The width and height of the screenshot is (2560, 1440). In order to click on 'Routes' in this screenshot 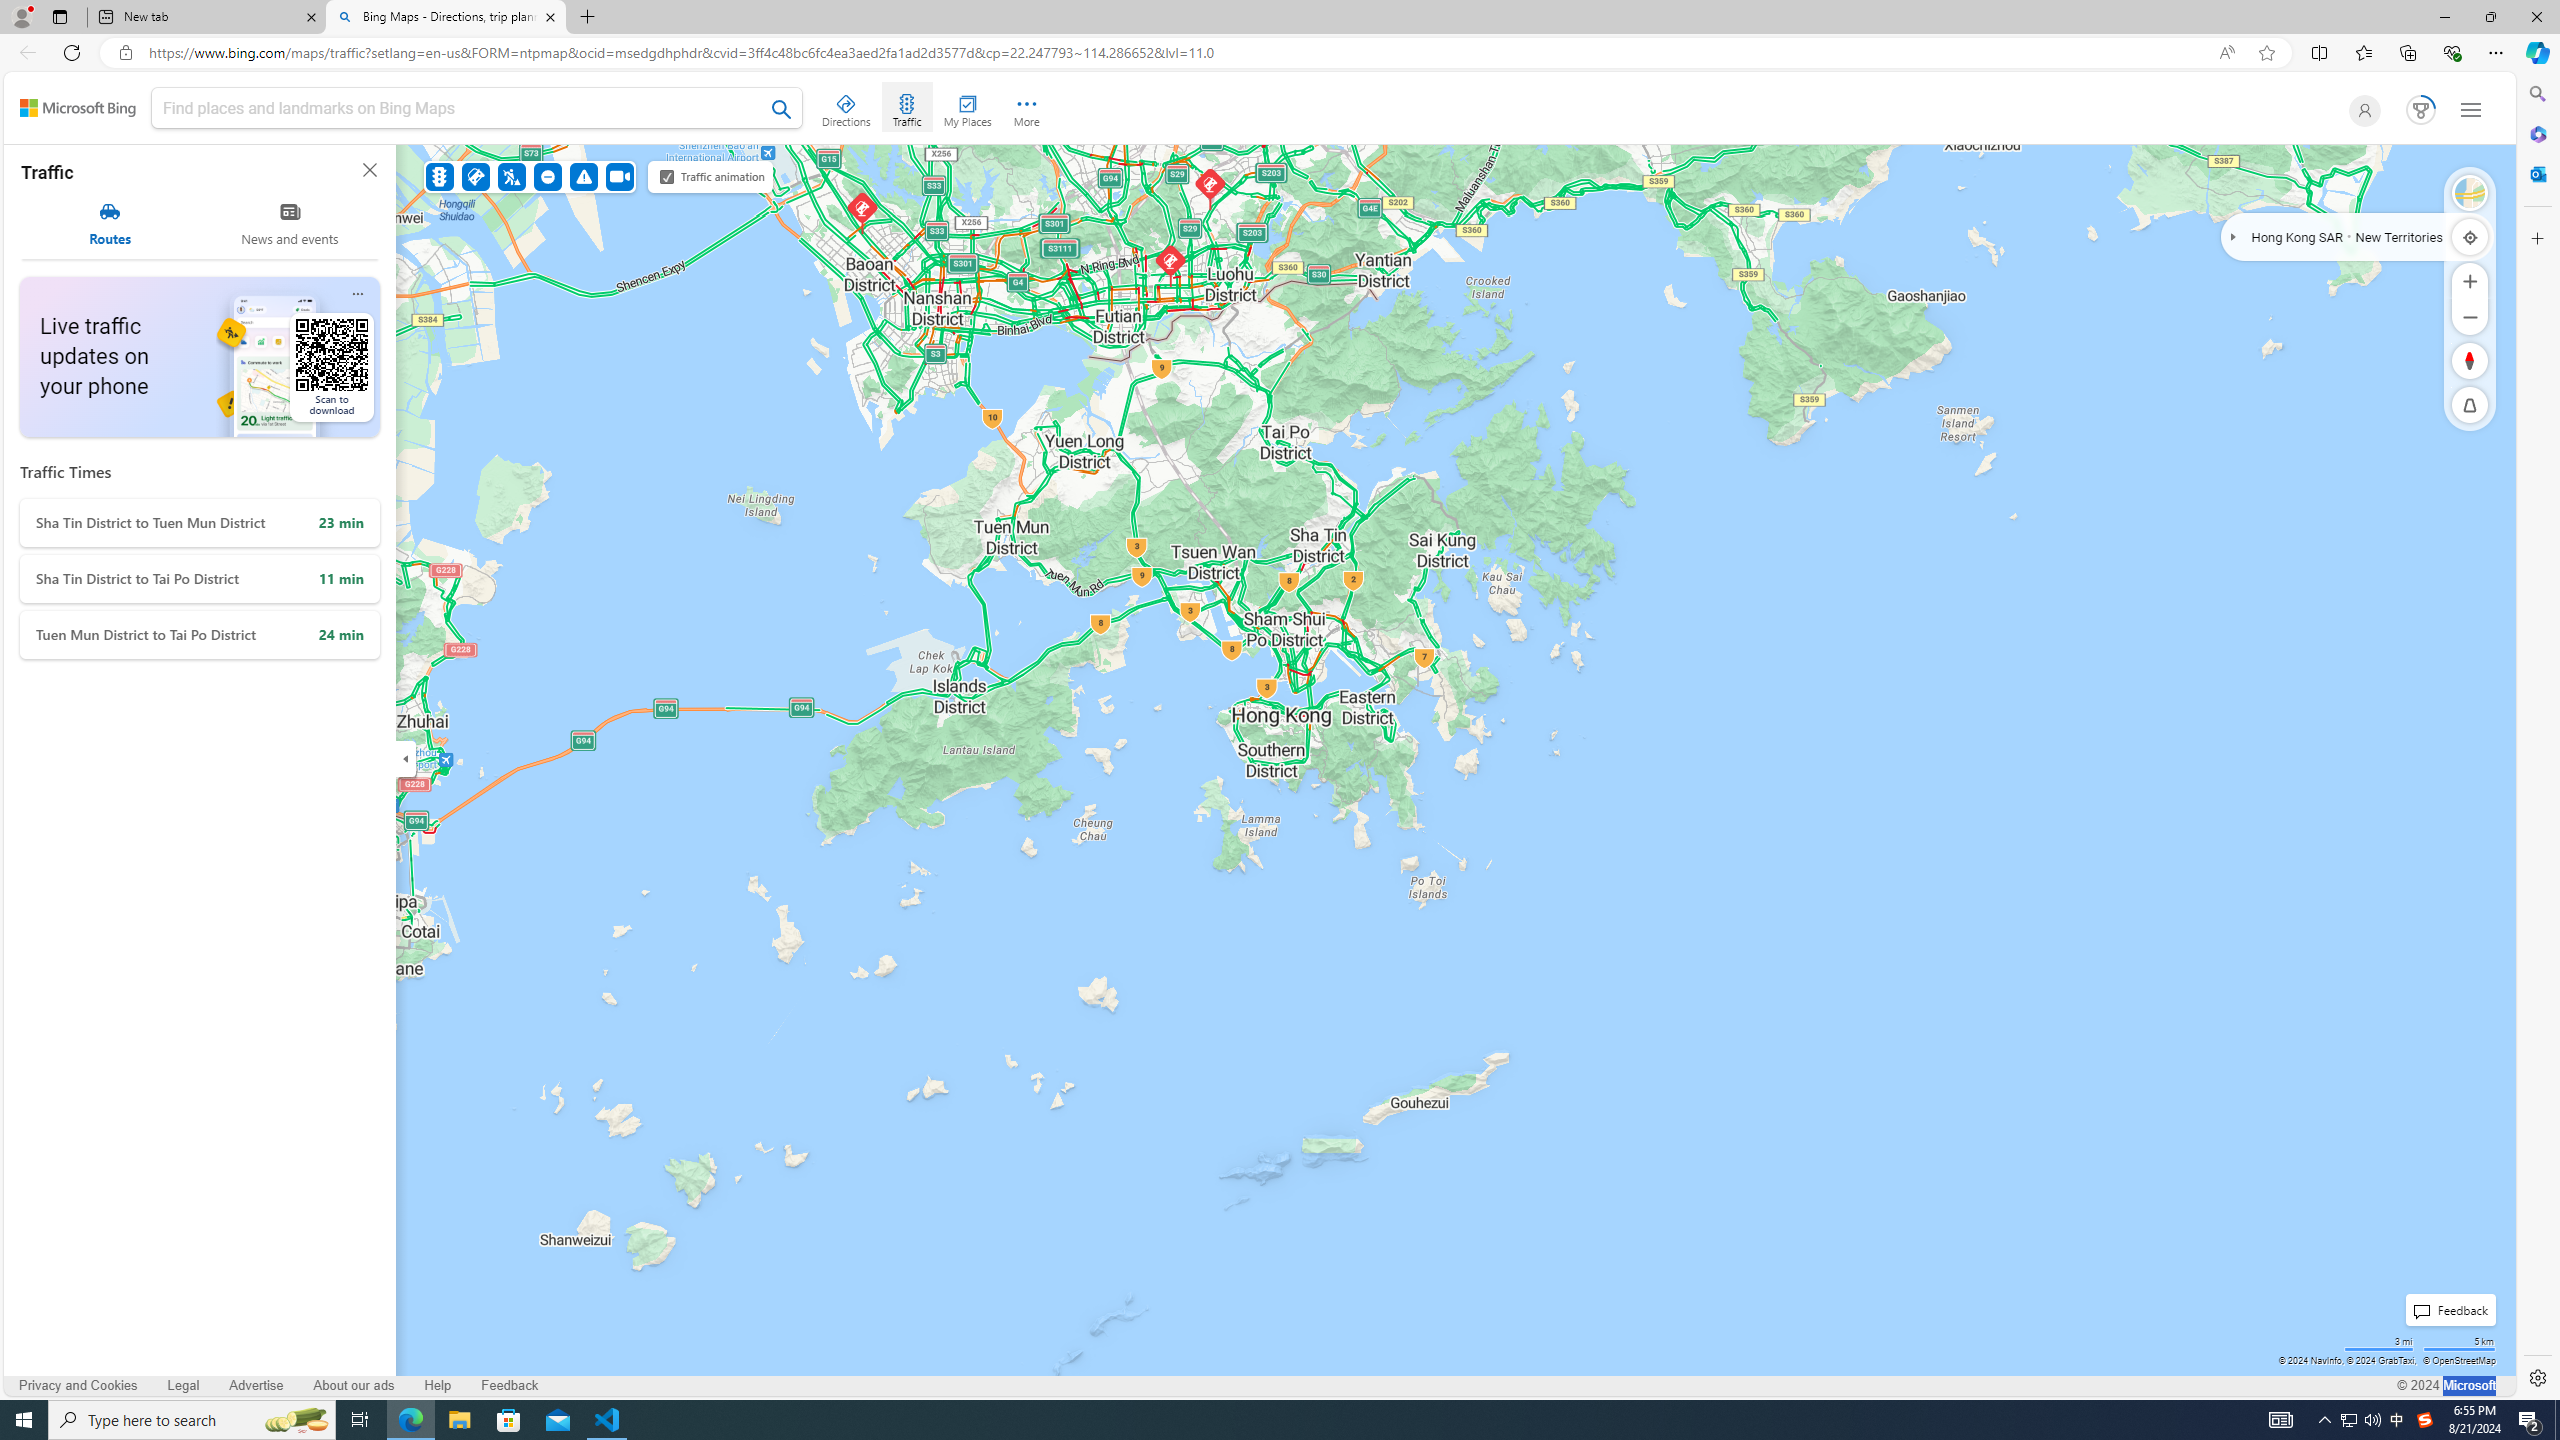, I will do `click(110, 223)`.